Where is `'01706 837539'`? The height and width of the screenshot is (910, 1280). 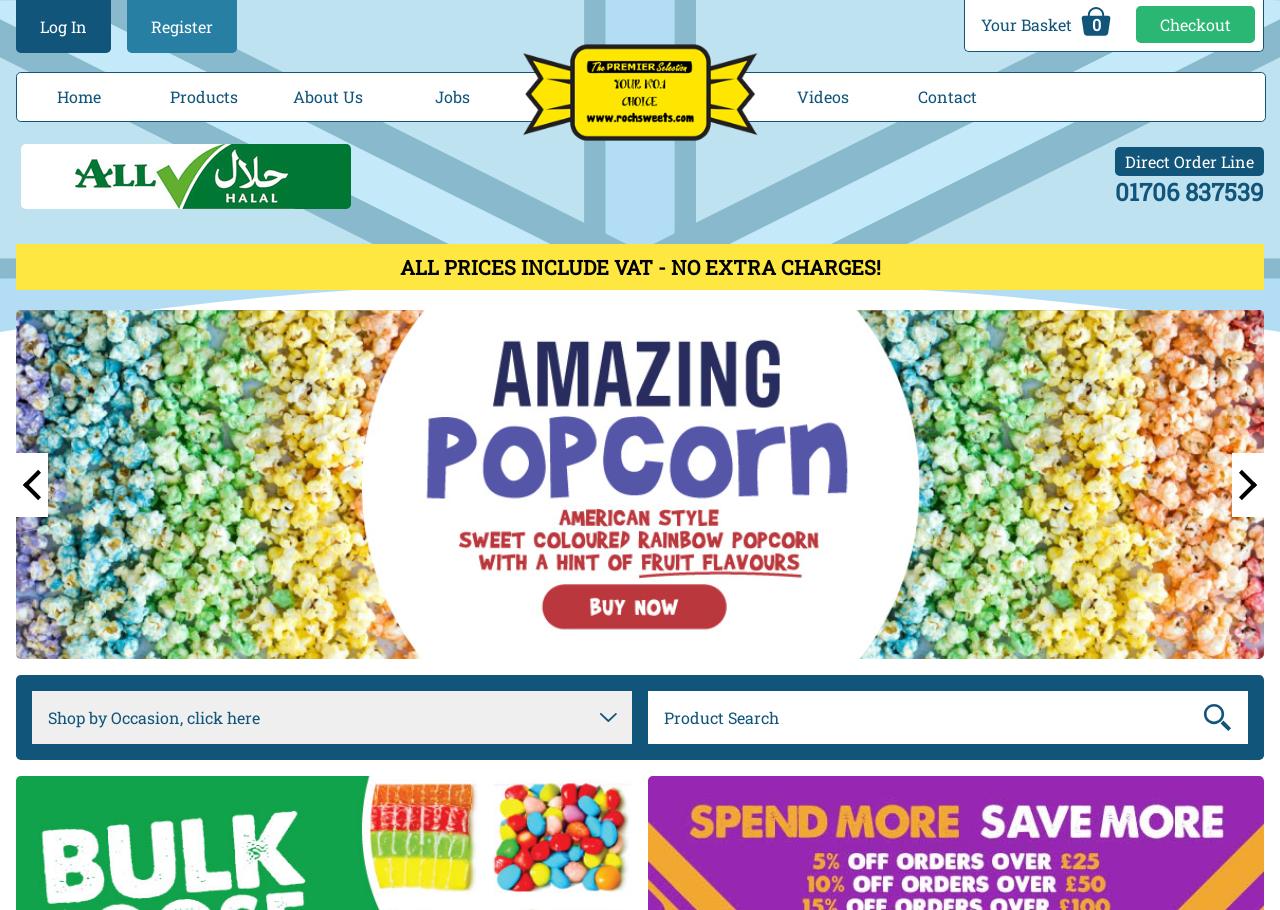 '01706 837539' is located at coordinates (1114, 192).